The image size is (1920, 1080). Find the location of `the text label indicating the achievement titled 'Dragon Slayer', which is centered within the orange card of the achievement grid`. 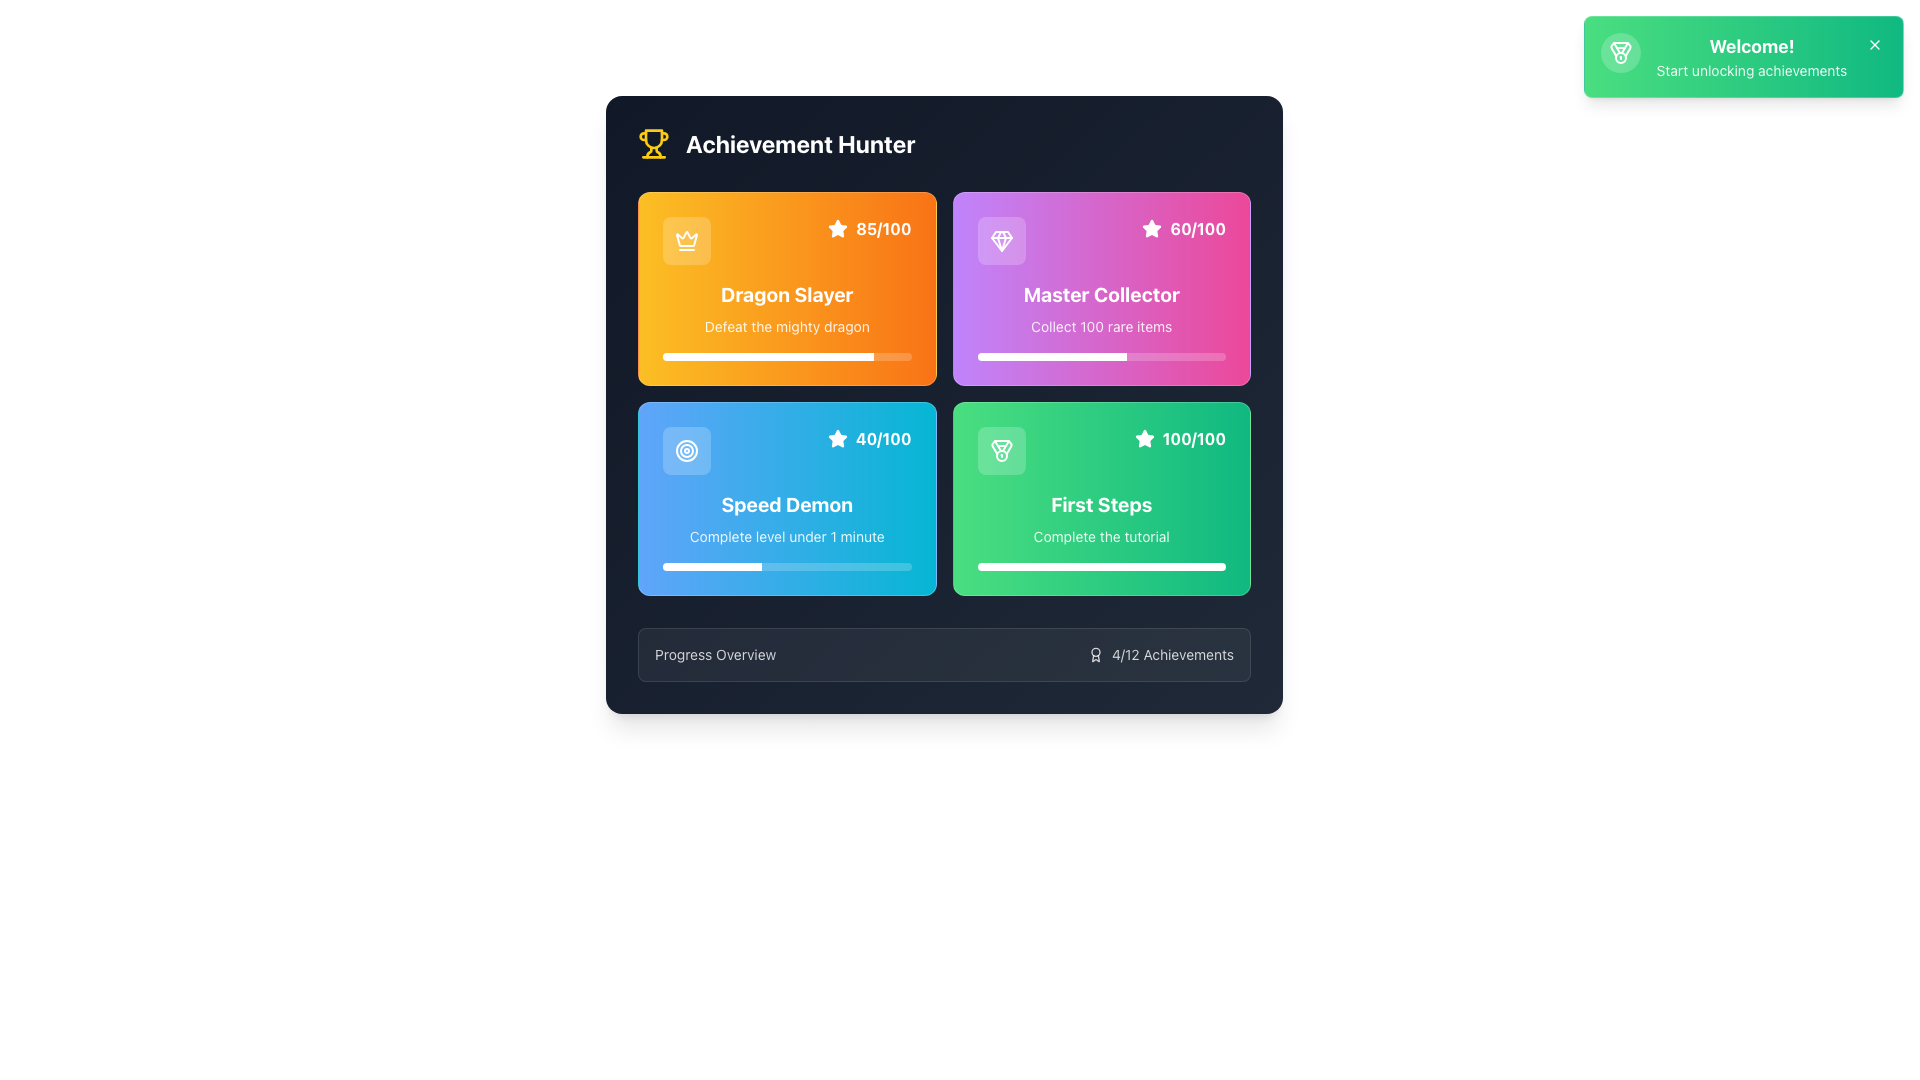

the text label indicating the achievement titled 'Dragon Slayer', which is centered within the orange card of the achievement grid is located at coordinates (786, 294).